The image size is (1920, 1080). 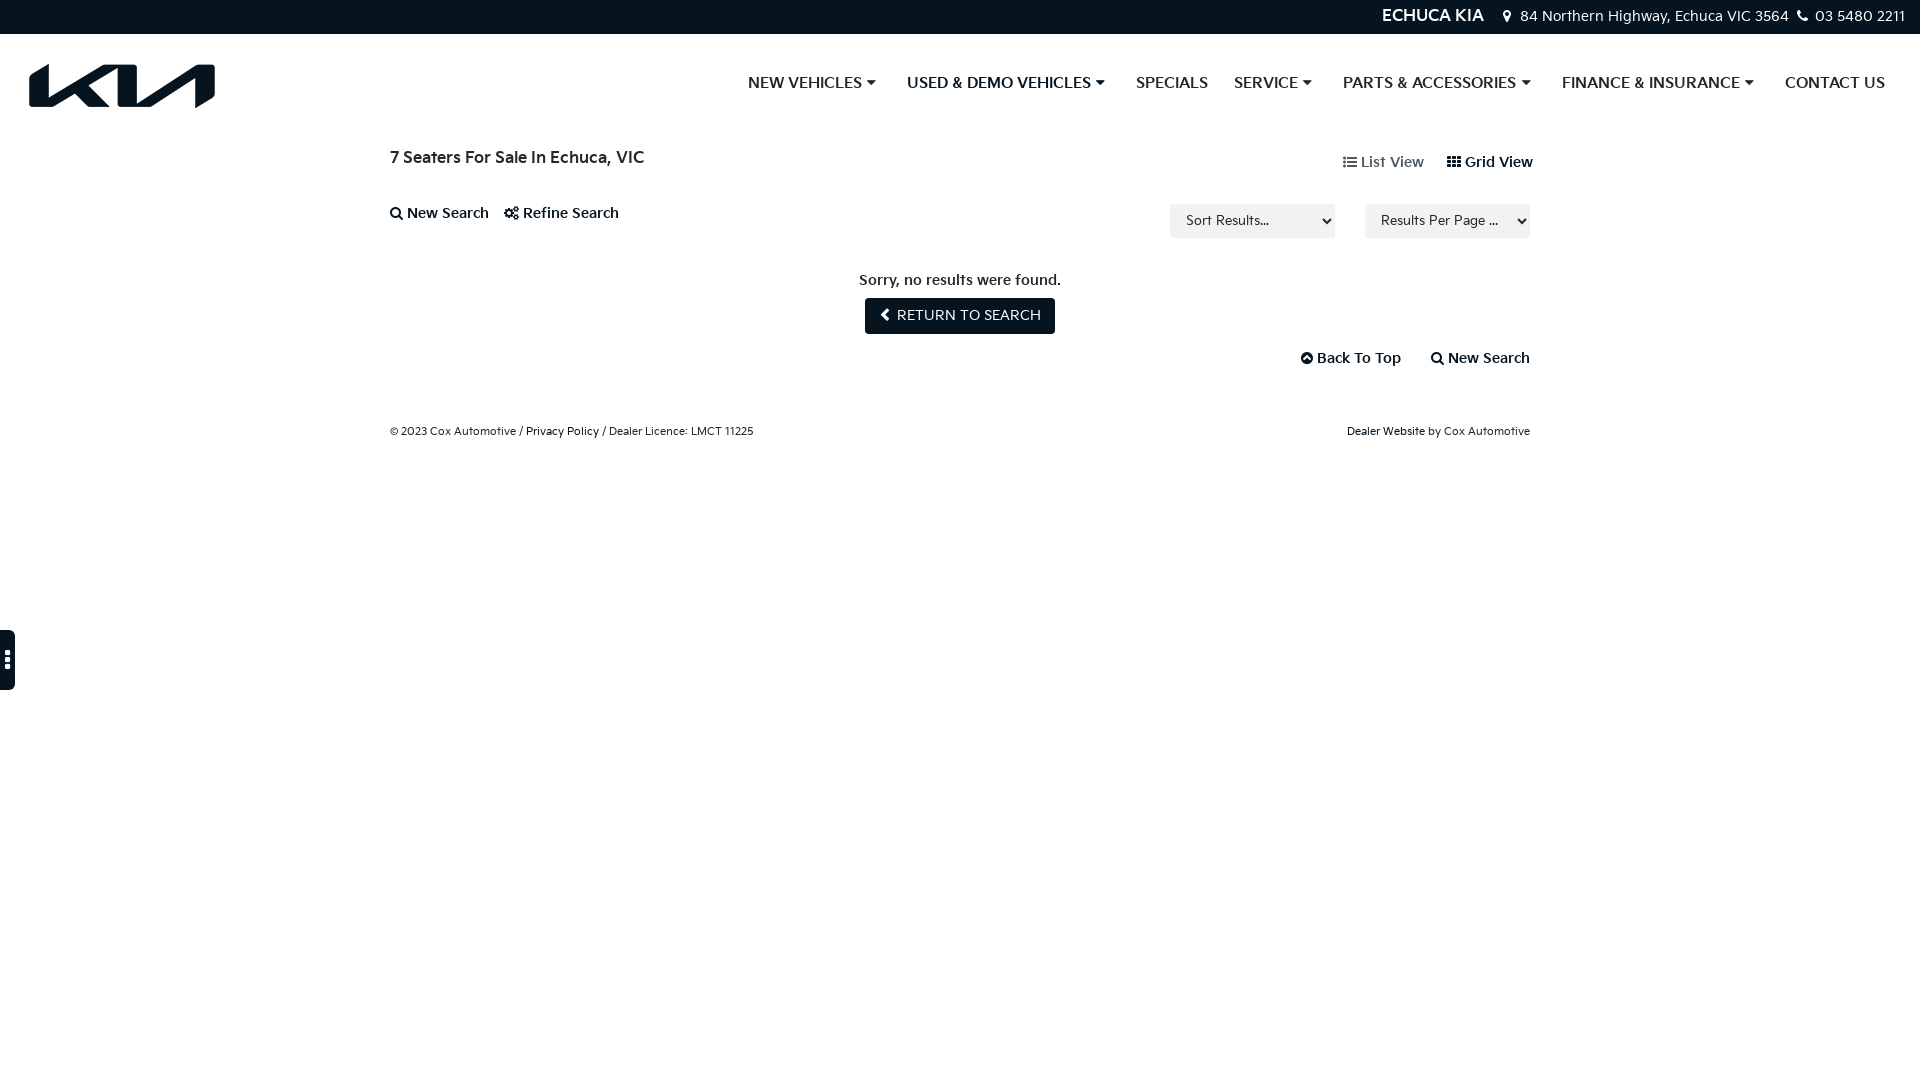 What do you see at coordinates (1438, 83) in the screenshot?
I see `'PARTS & ACCESSORIES'` at bounding box center [1438, 83].